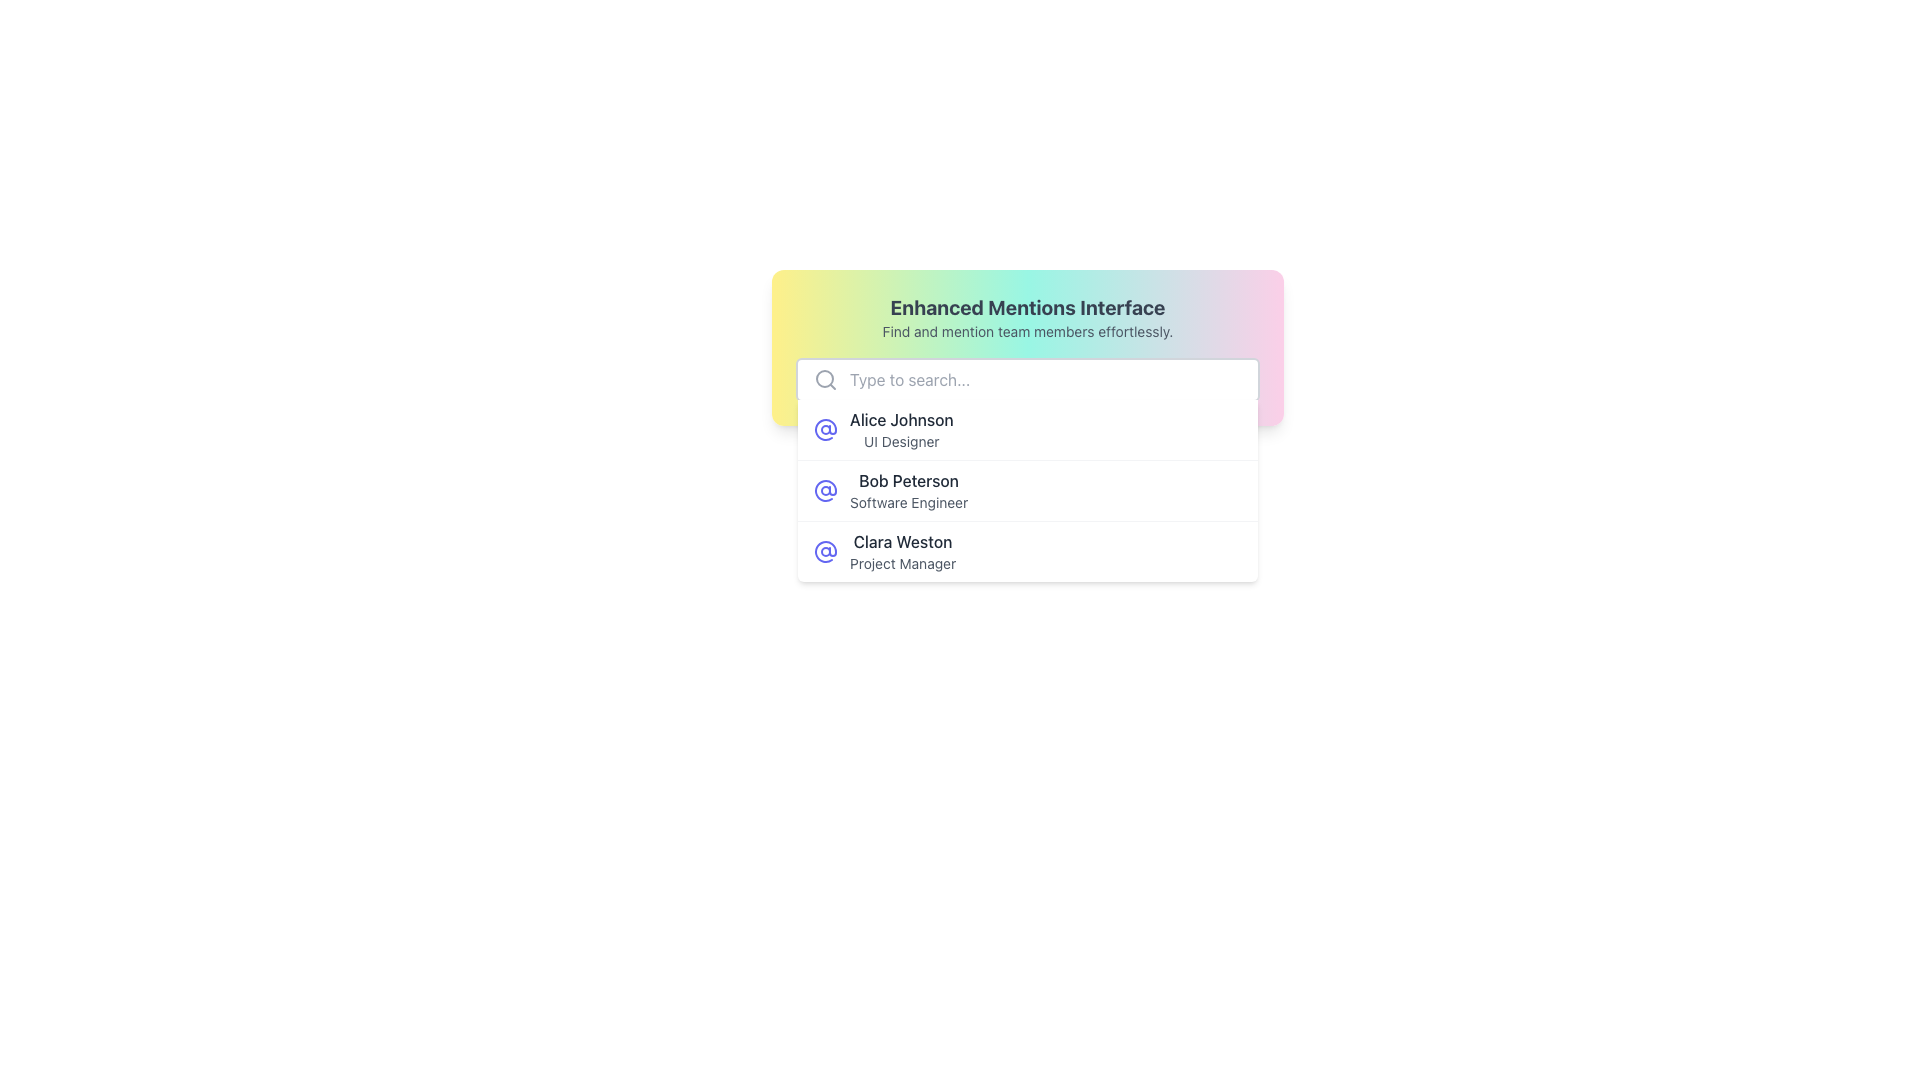 The height and width of the screenshot is (1080, 1920). What do you see at coordinates (1027, 490) in the screenshot?
I see `on the second user profile in the dropdown menu displaying user profiles, which is located under the search box and has a rounded corner design` at bounding box center [1027, 490].